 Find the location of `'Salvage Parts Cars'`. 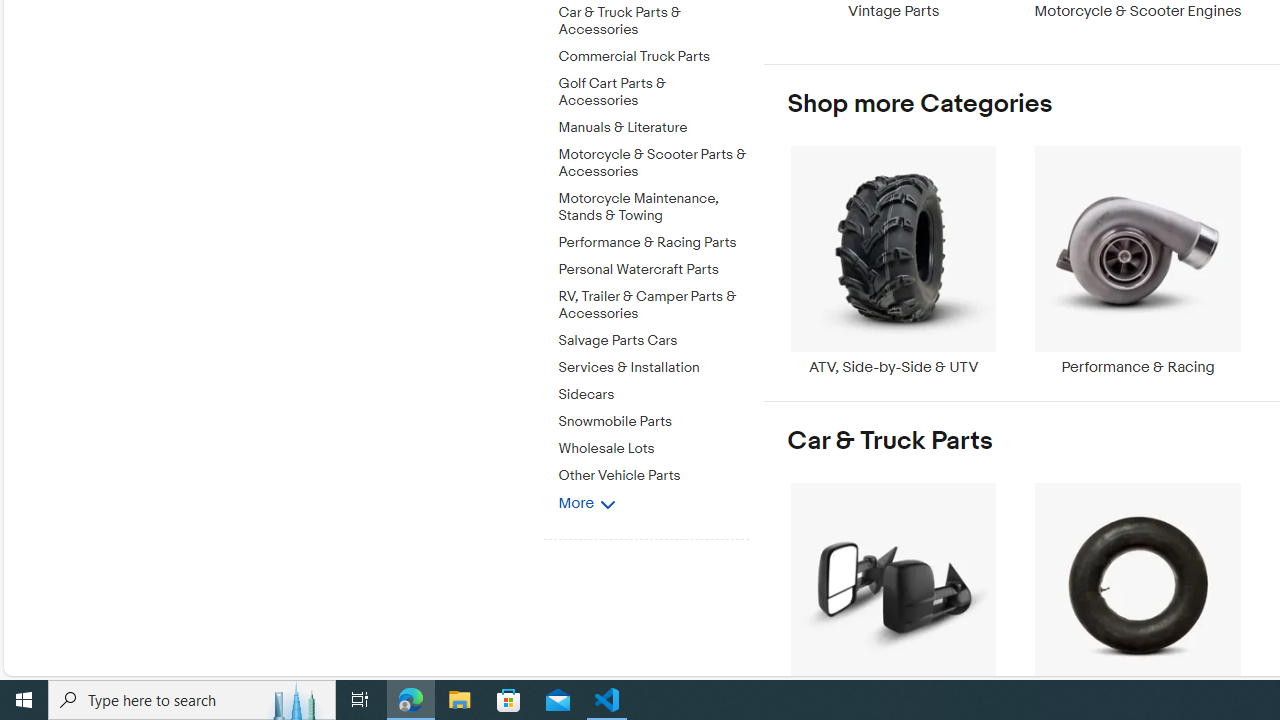

'Salvage Parts Cars' is located at coordinates (653, 336).